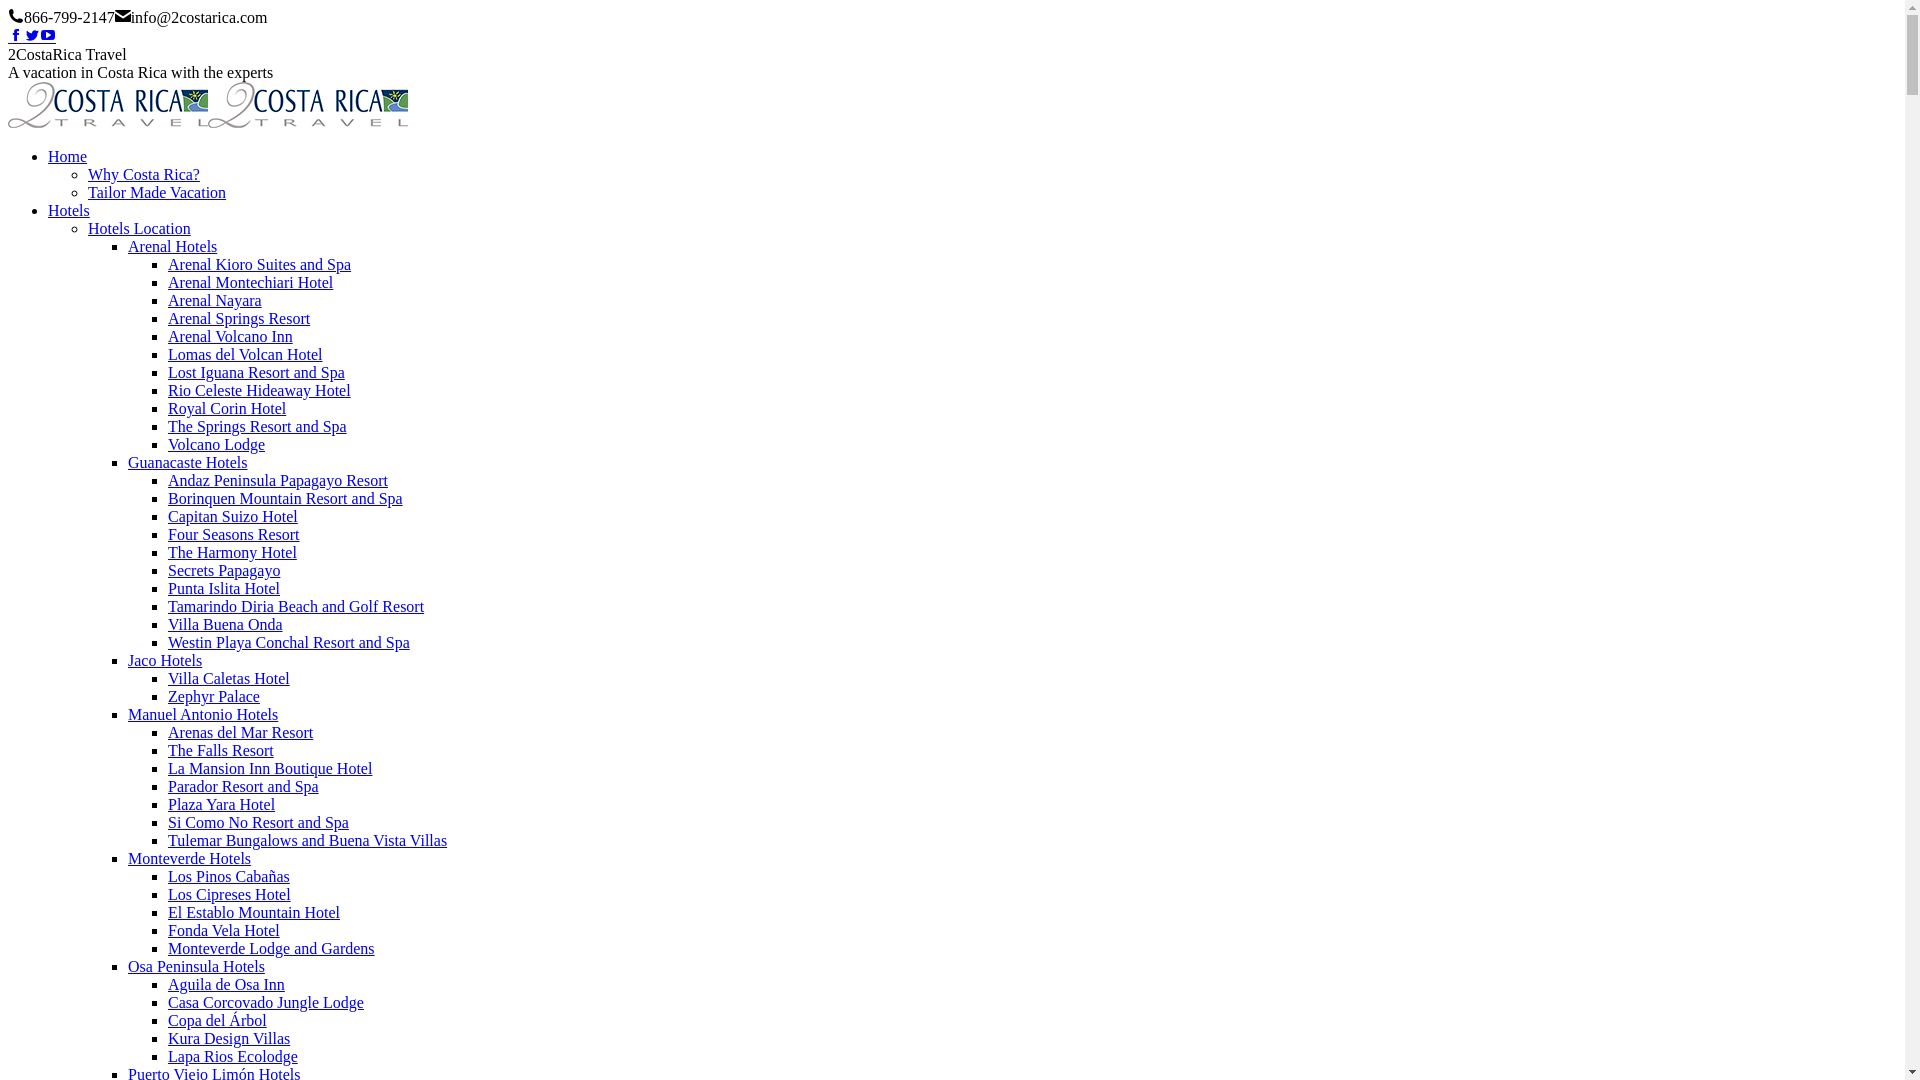 This screenshot has width=1920, height=1080. What do you see at coordinates (32, 36) in the screenshot?
I see `'Twitter page opens in new window'` at bounding box center [32, 36].